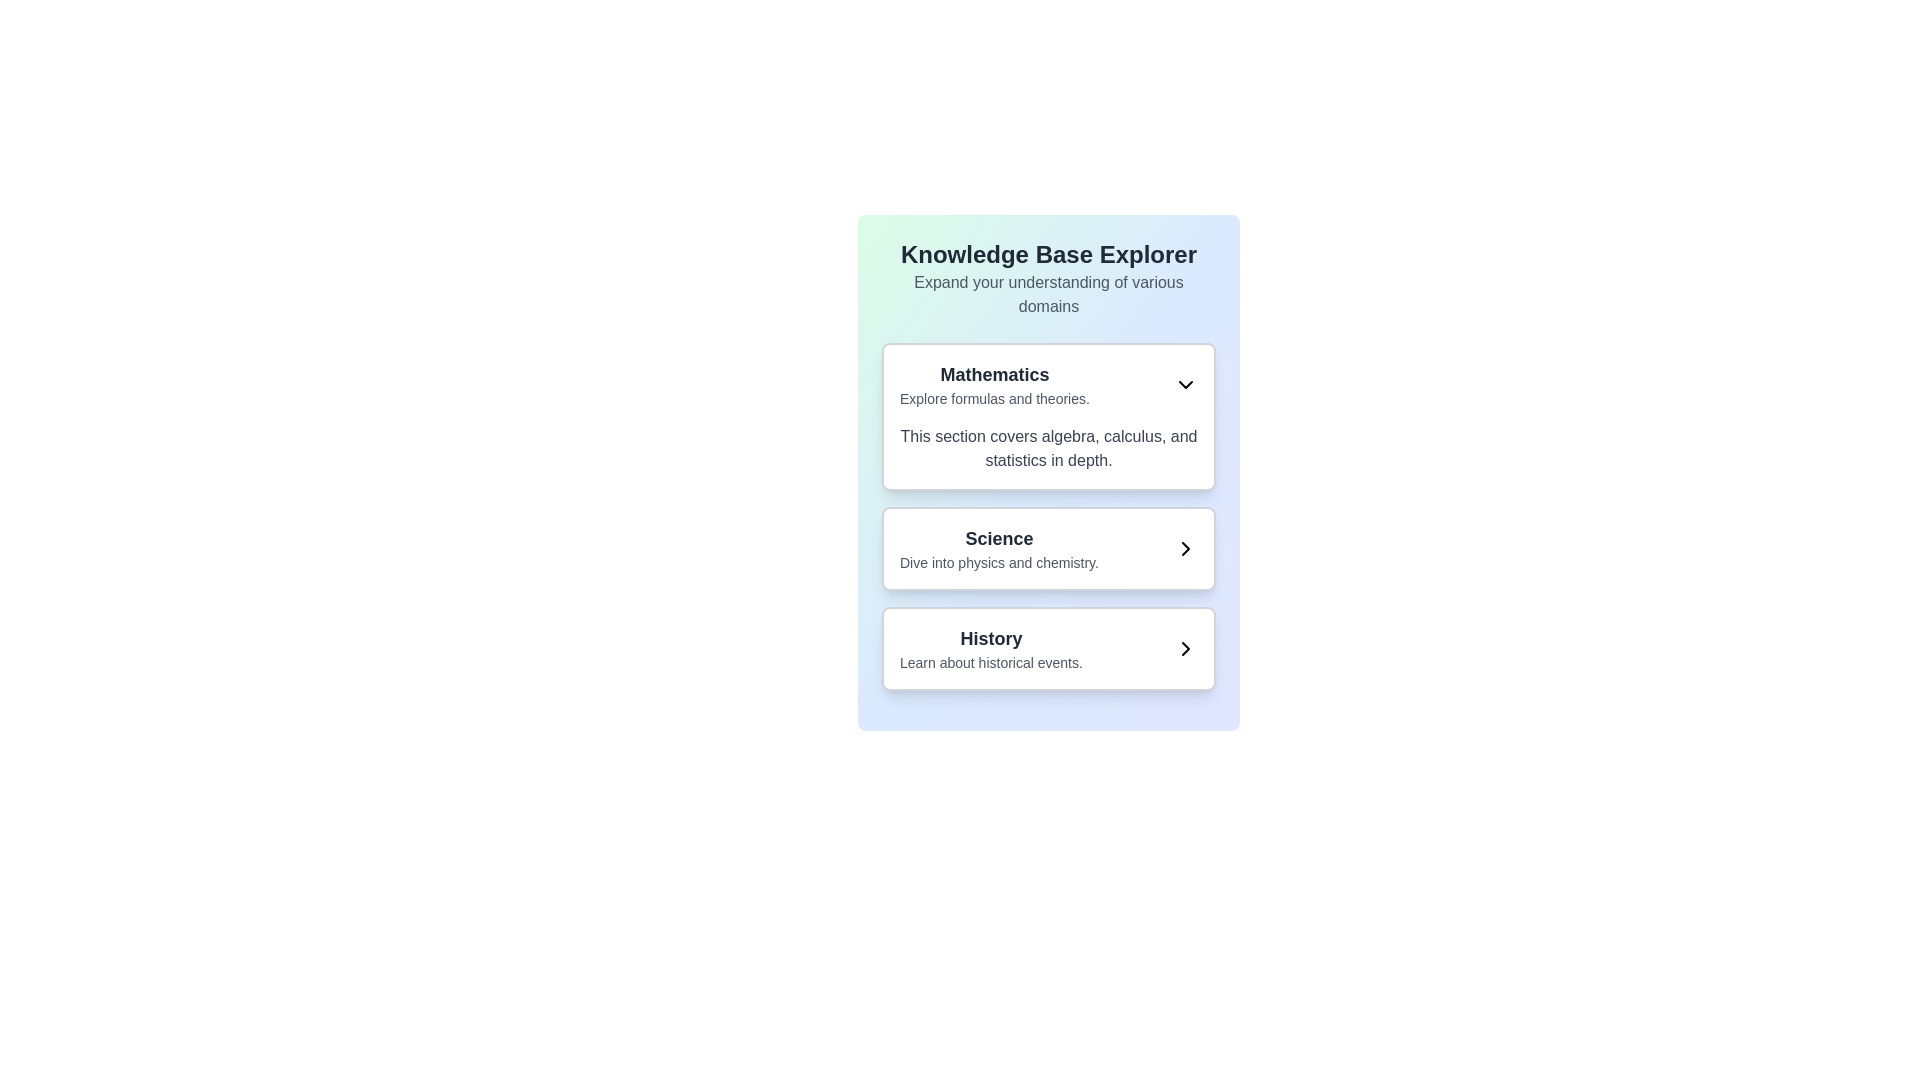  I want to click on the 'Knowledge Base Explorer' text label, which is a bold, large font header displayed in dark gray at the top of the section, so click(1048, 253).